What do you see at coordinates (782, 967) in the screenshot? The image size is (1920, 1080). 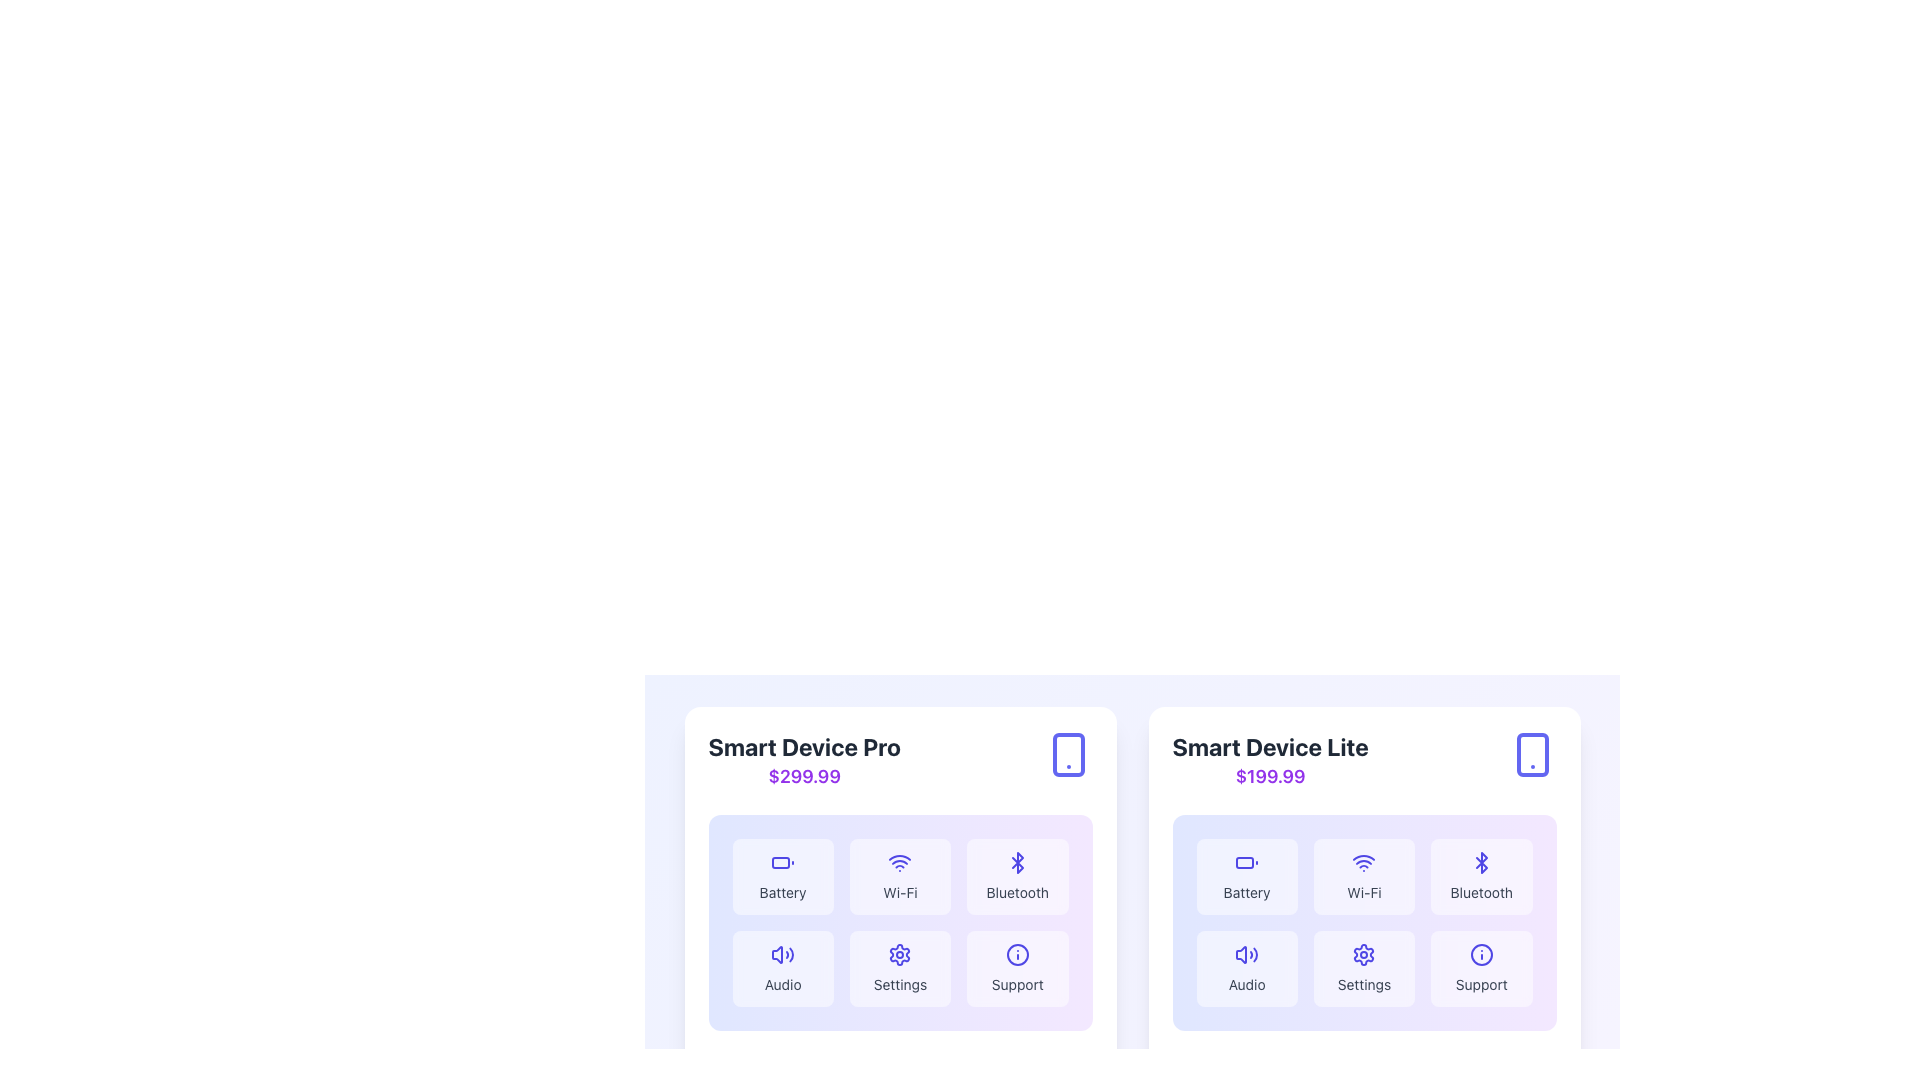 I see `the audio settings button located in the first column, second row of the grid layout under 'Smart Device Pro'` at bounding box center [782, 967].